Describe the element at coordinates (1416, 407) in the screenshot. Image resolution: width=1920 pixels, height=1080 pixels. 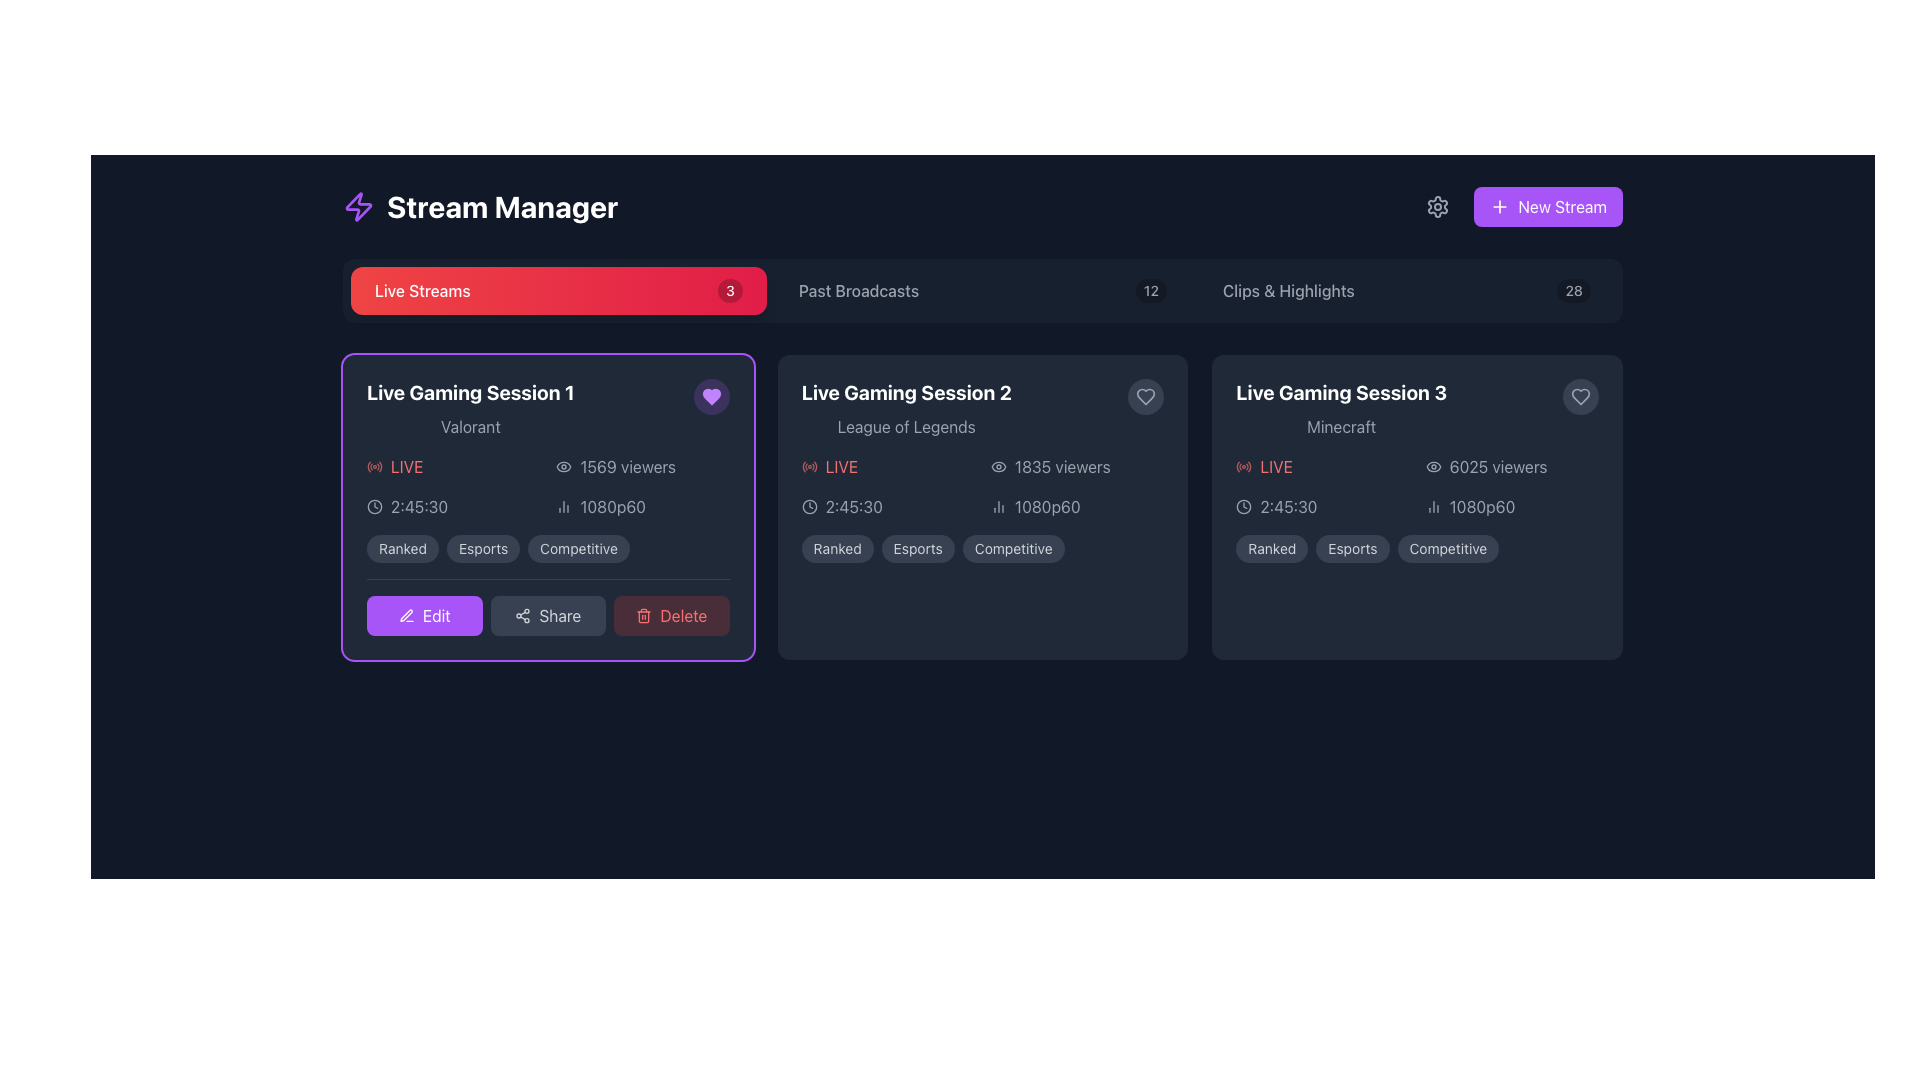
I see `the interactive icon located in the Card Header of the third card in the 'Live Streams' section, which represents a live-streaming session` at that location.